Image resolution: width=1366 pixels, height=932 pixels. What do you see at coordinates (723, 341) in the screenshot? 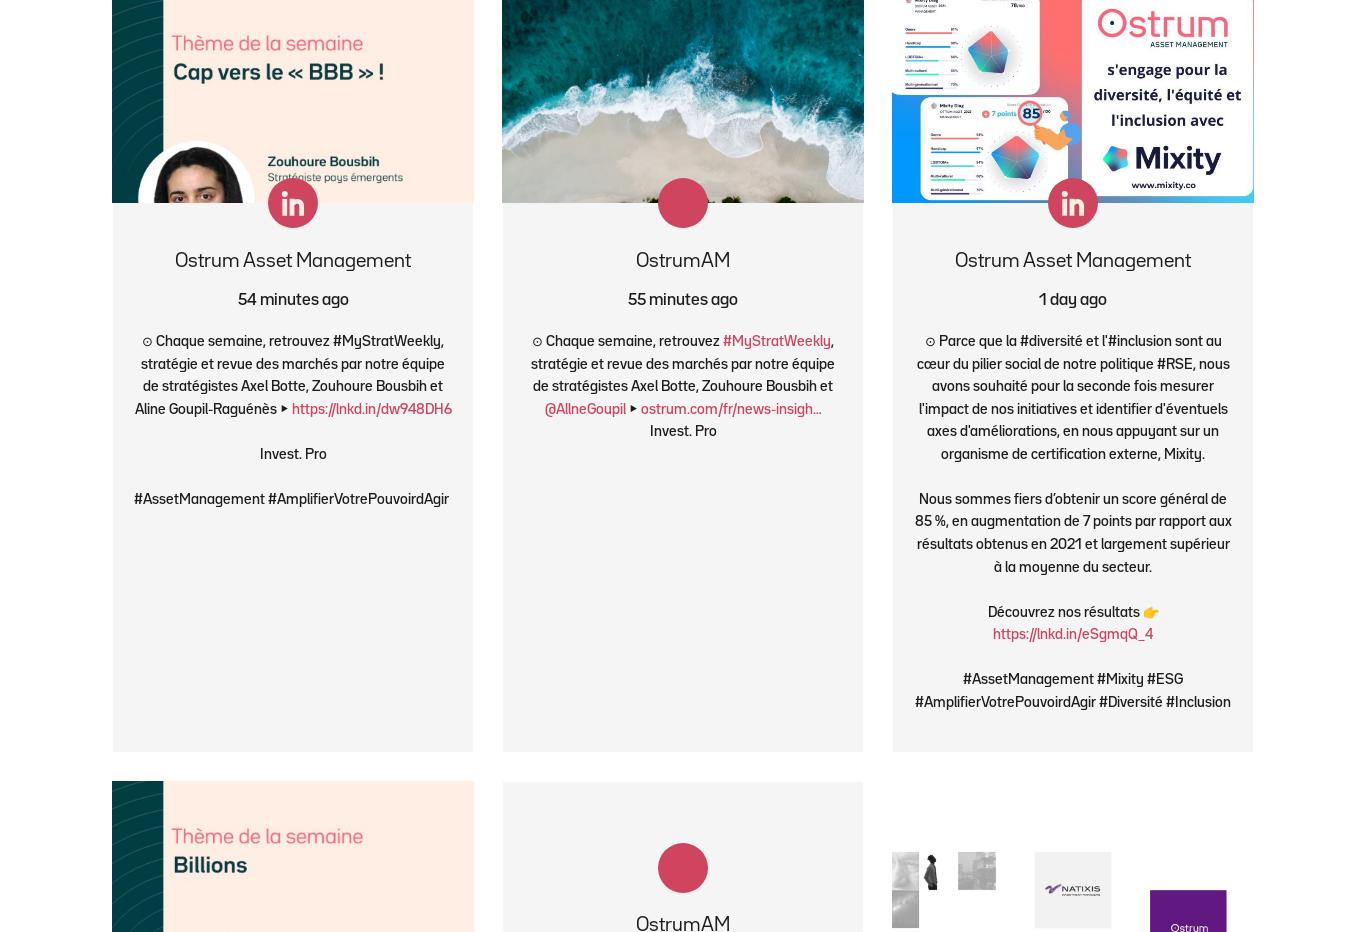
I see `'#MyStratWeekly'` at bounding box center [723, 341].